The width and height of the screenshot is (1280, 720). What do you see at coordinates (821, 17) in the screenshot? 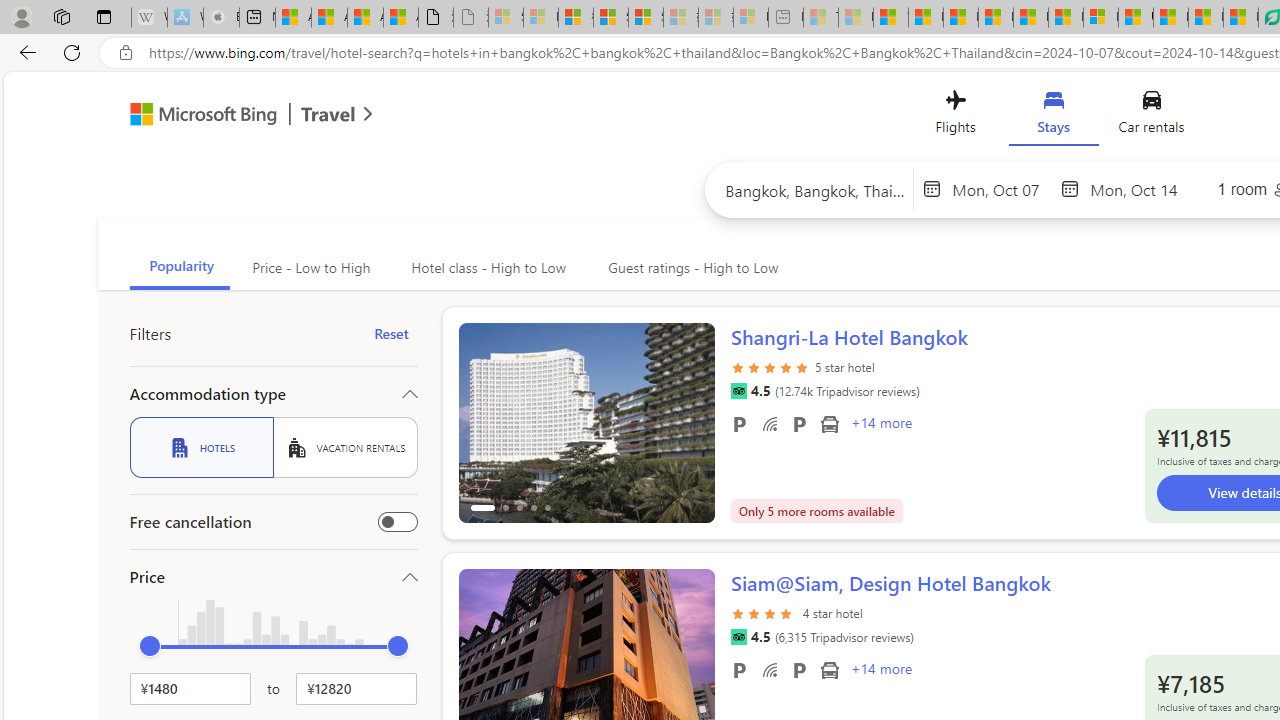
I see `'Top Stories - MSN - Sleeping'` at bounding box center [821, 17].